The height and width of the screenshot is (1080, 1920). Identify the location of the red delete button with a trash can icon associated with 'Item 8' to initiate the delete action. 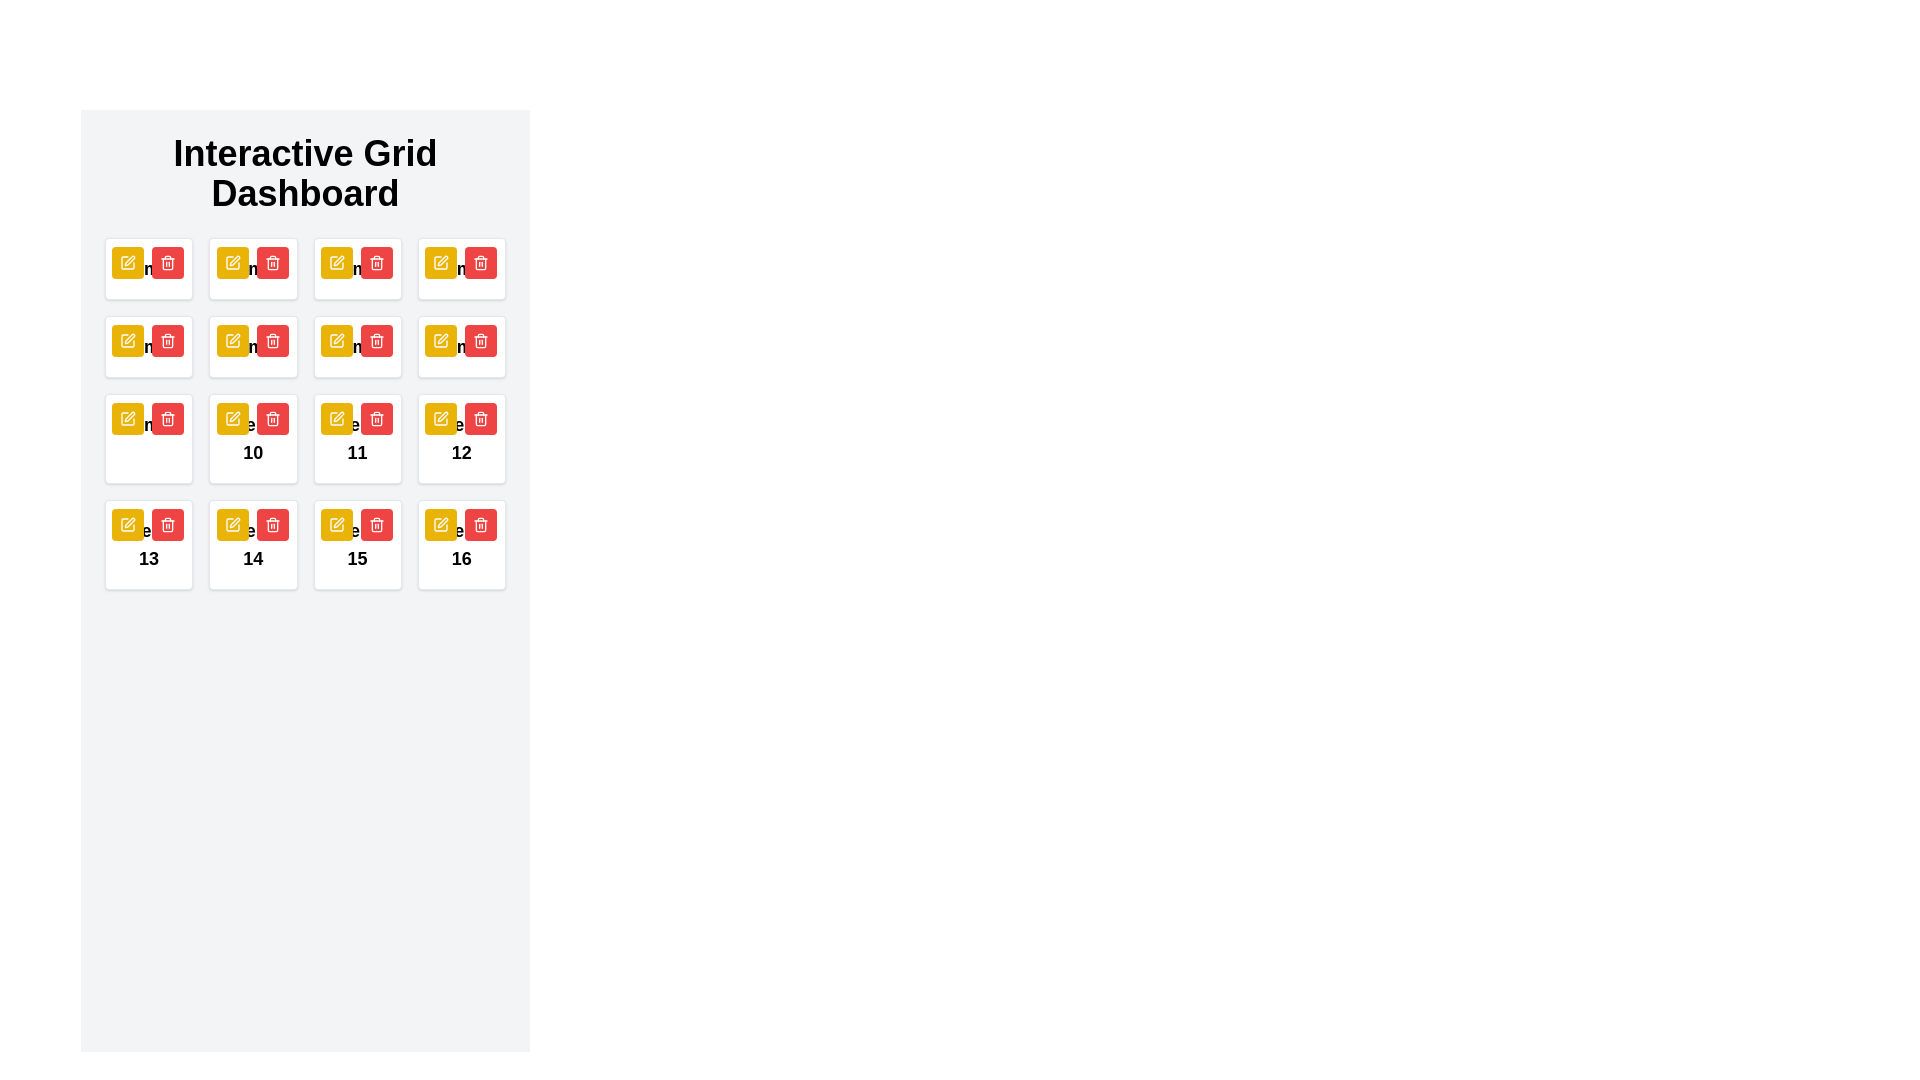
(460, 346).